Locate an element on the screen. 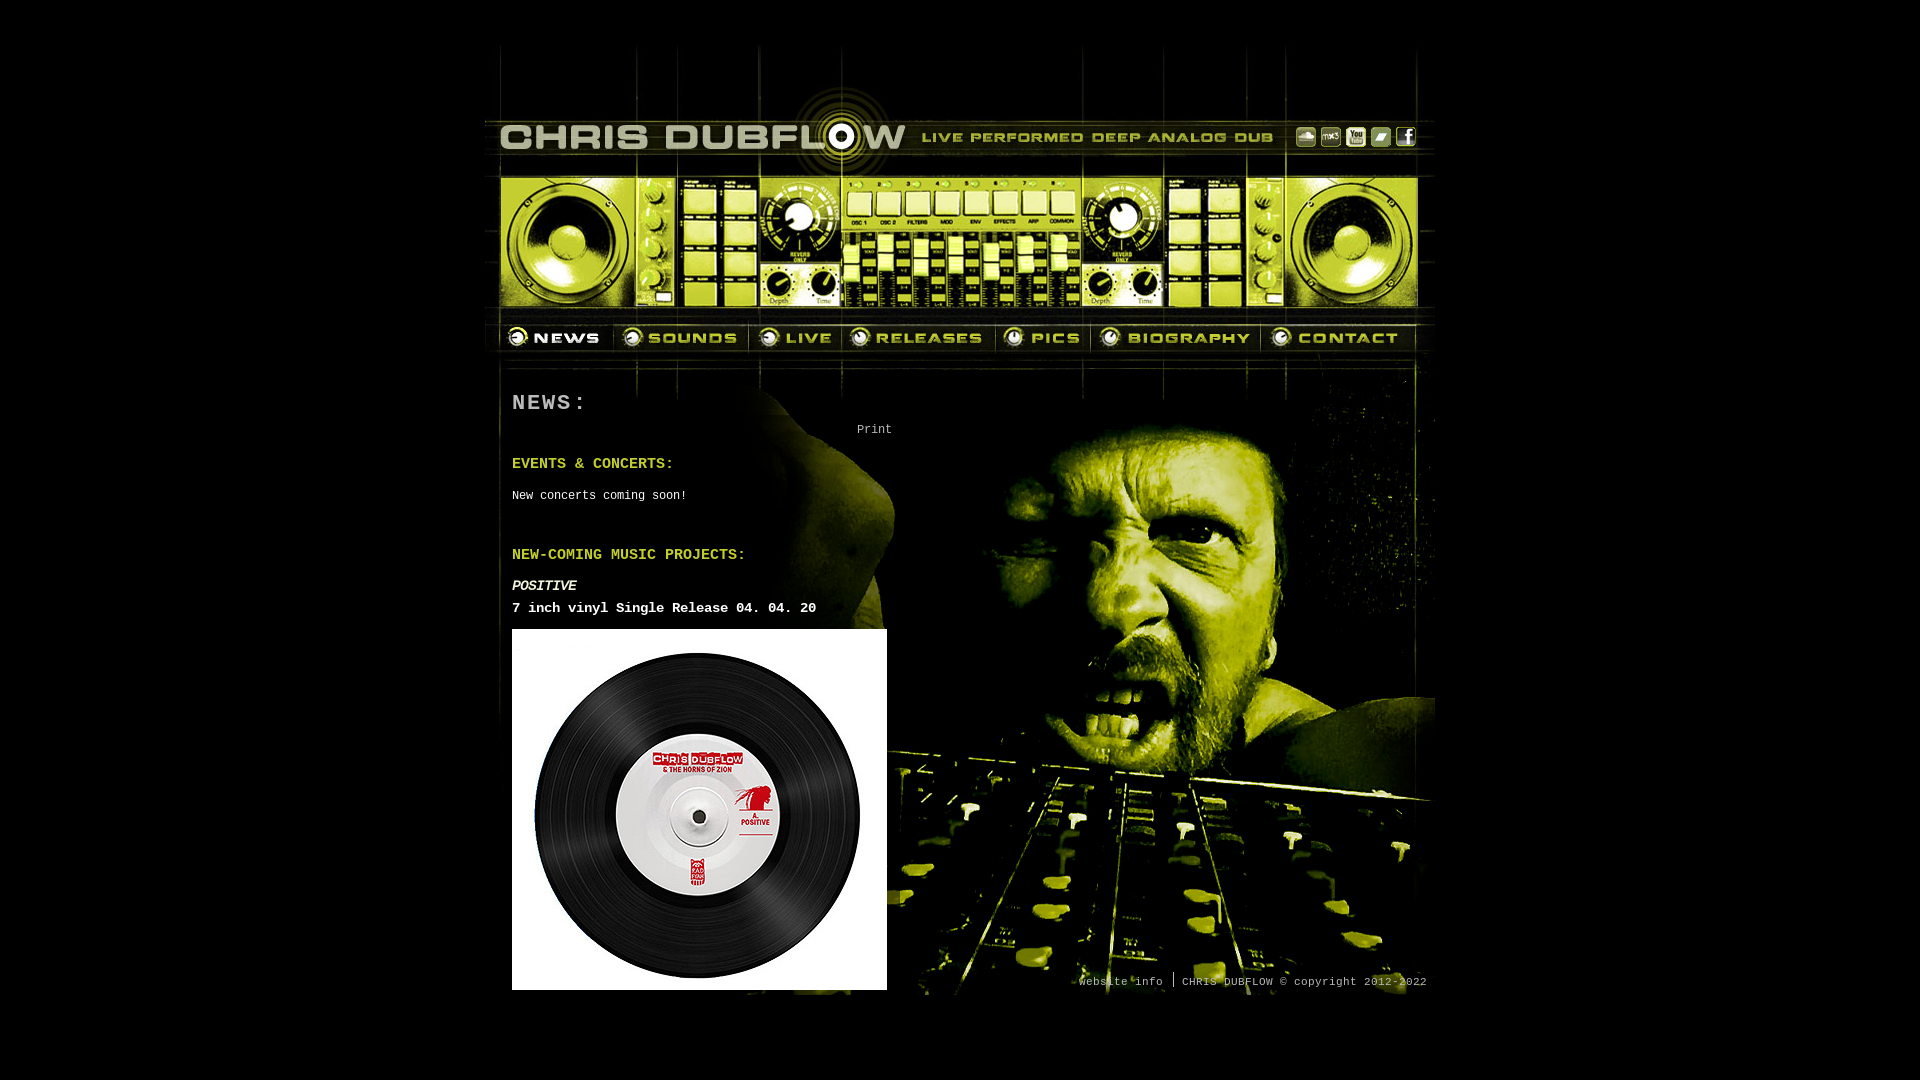 The height and width of the screenshot is (1080, 1920). 'NEWS' is located at coordinates (556, 337).